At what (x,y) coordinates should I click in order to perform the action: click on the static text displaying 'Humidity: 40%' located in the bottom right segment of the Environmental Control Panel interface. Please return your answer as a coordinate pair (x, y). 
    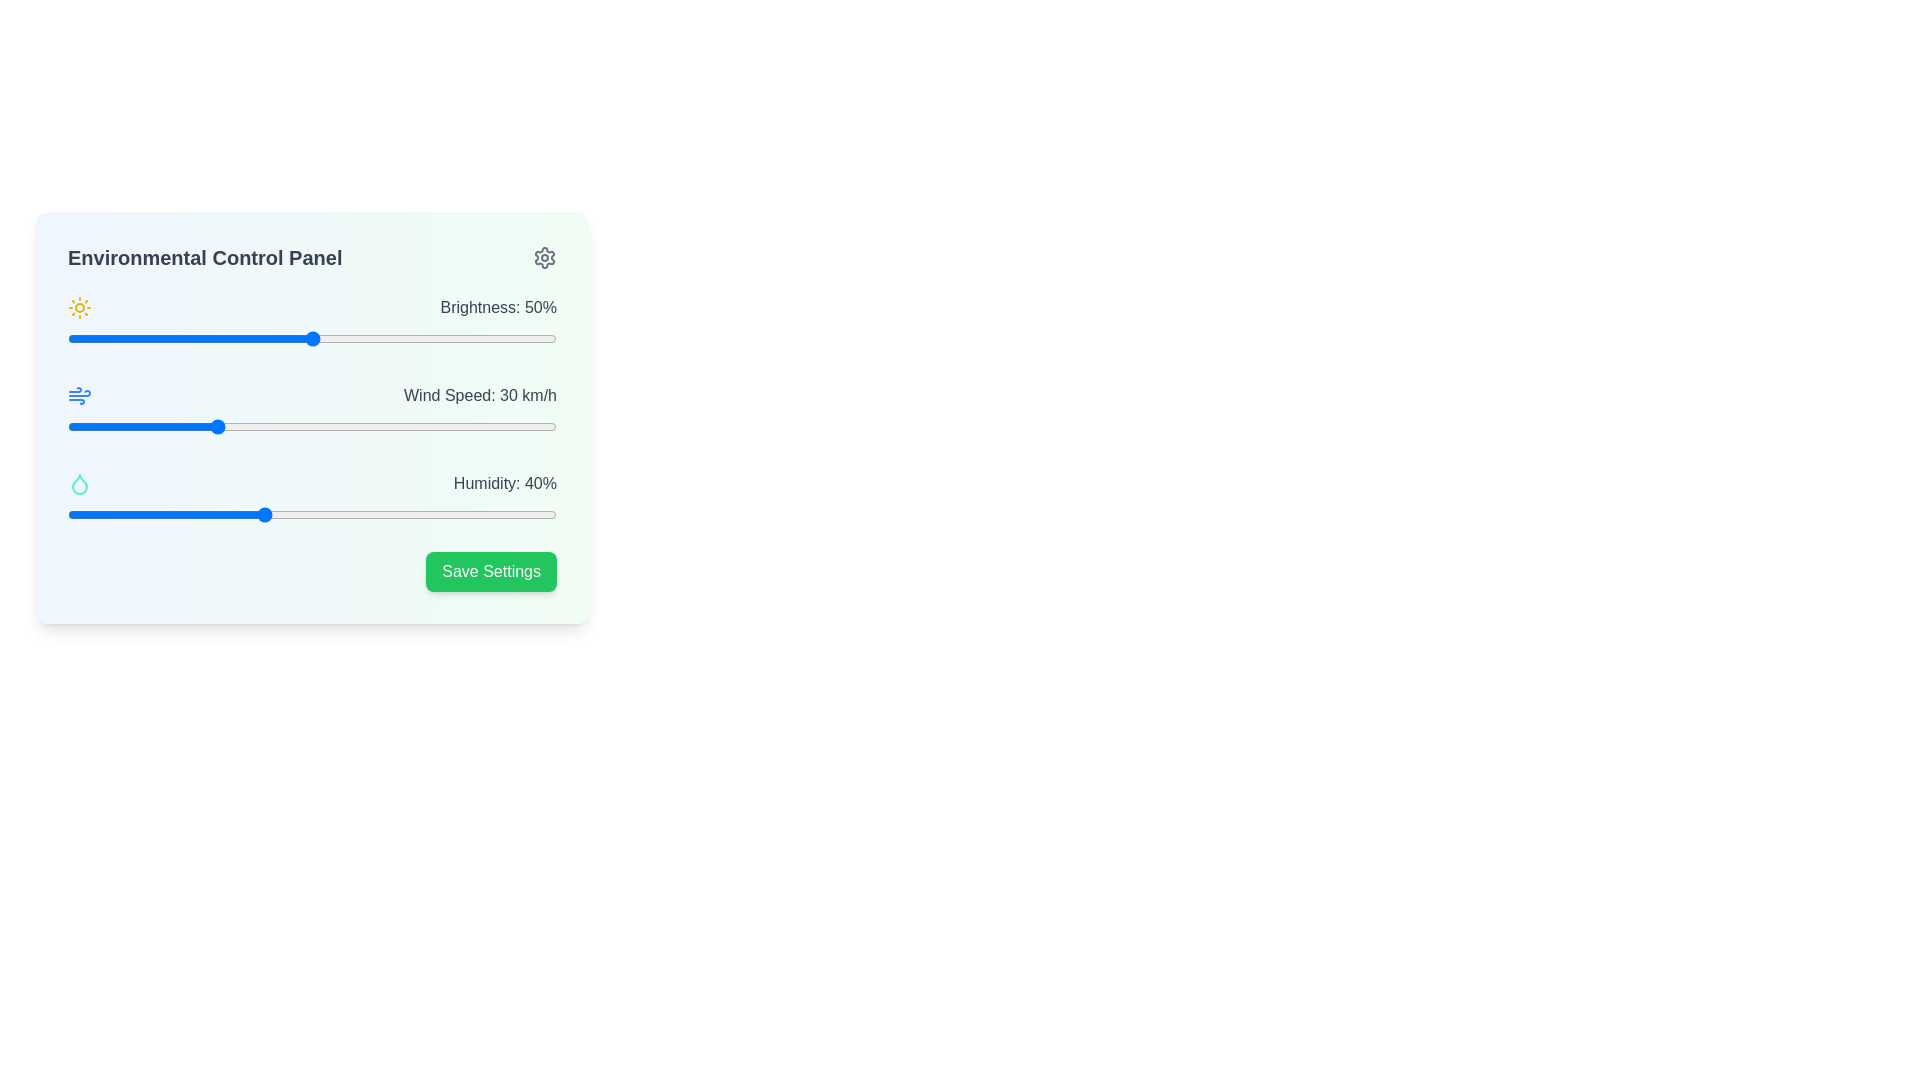
    Looking at the image, I should click on (505, 483).